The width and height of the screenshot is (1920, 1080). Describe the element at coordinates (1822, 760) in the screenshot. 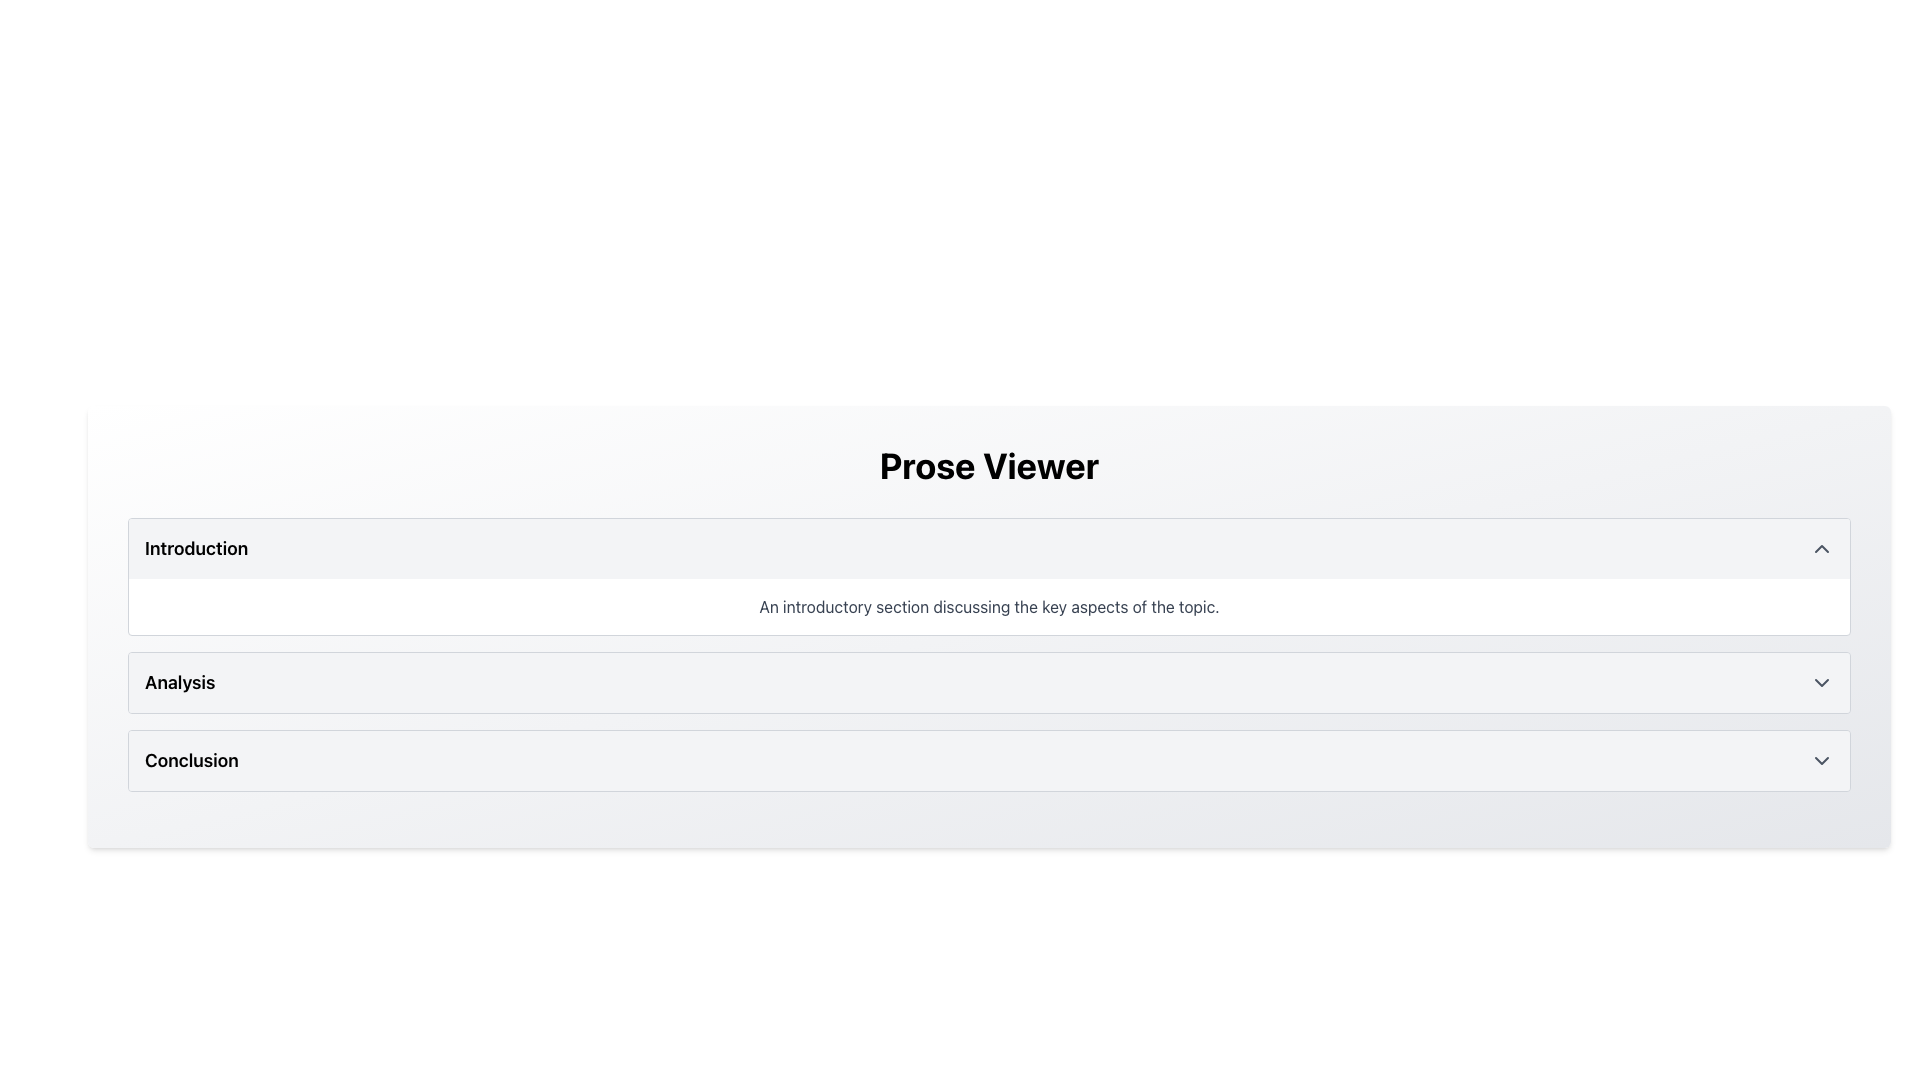

I see `the downward-facing chevron icon styled in gray, located on the far right side of the 'Conclusion' section header, to indicate its interactive state` at that location.